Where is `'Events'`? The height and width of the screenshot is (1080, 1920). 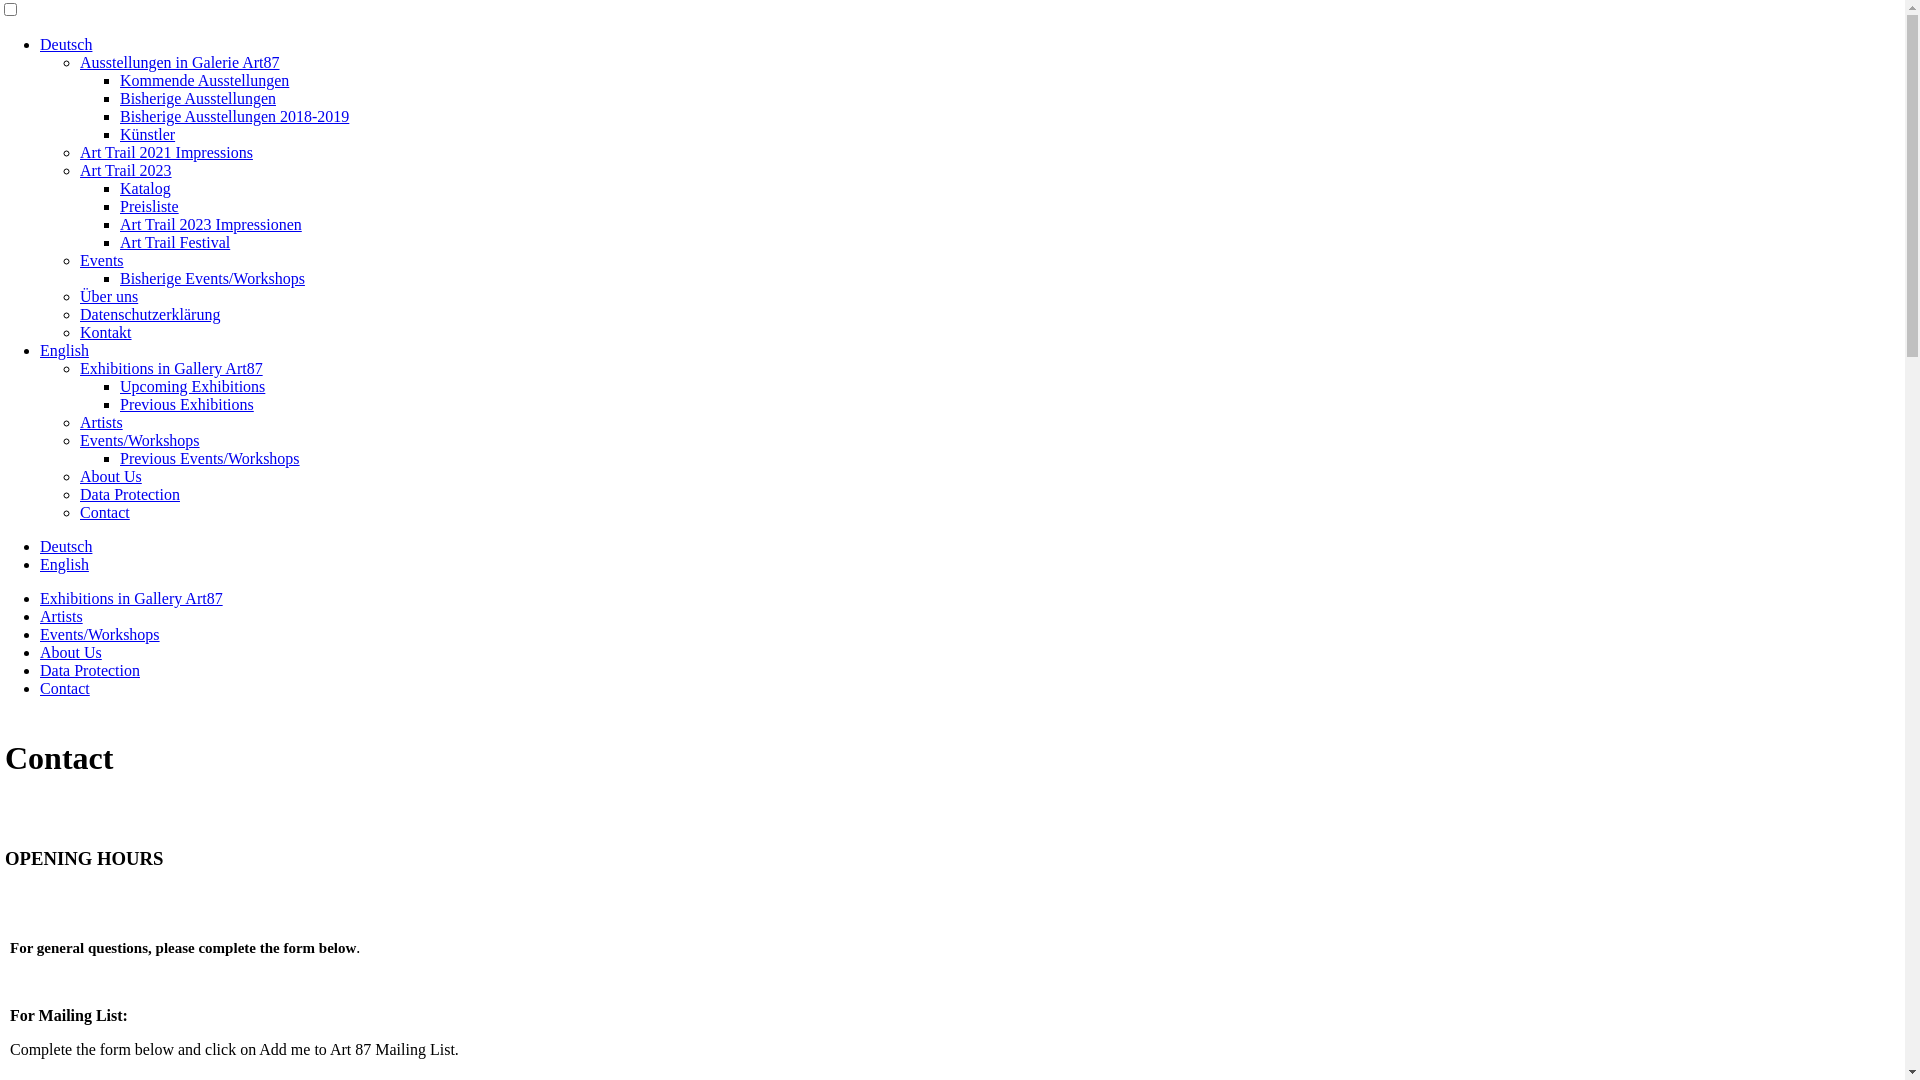 'Events' is located at coordinates (100, 259).